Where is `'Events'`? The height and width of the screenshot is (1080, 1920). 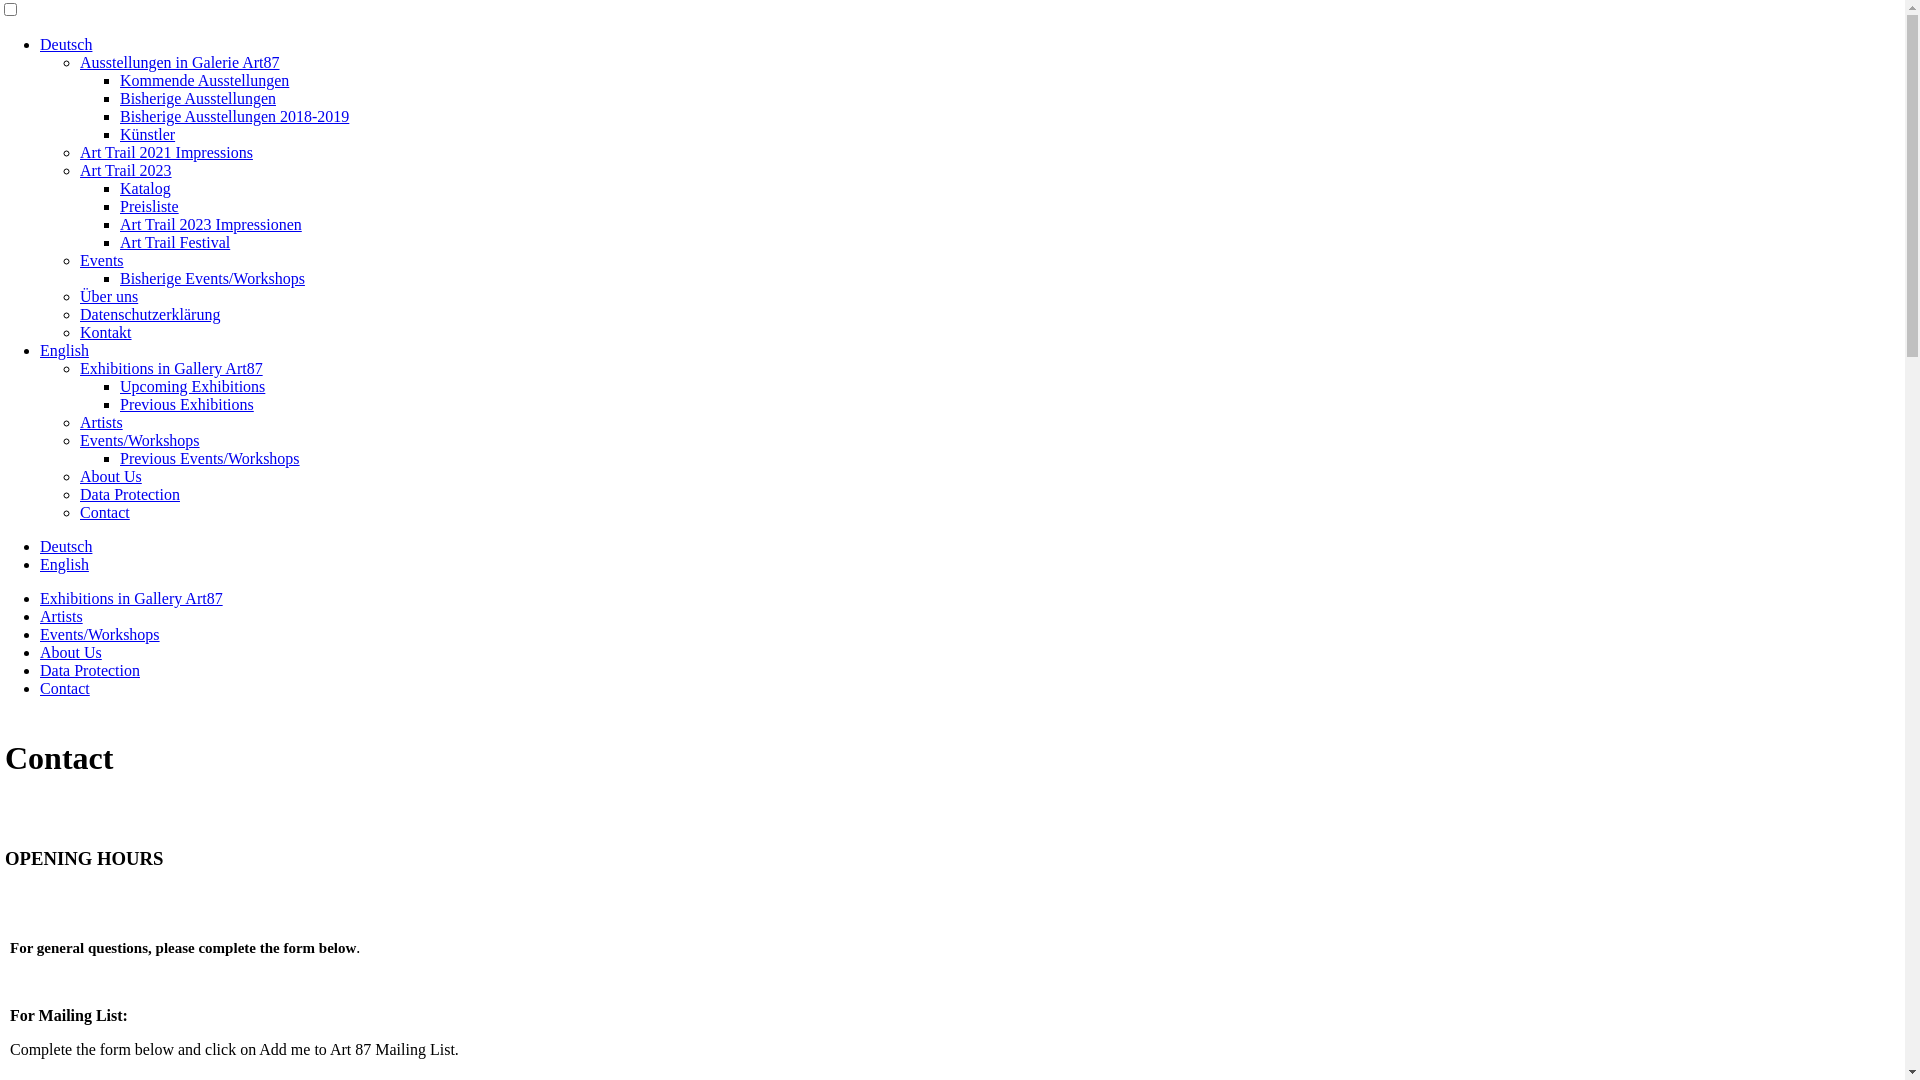 'Events' is located at coordinates (100, 259).